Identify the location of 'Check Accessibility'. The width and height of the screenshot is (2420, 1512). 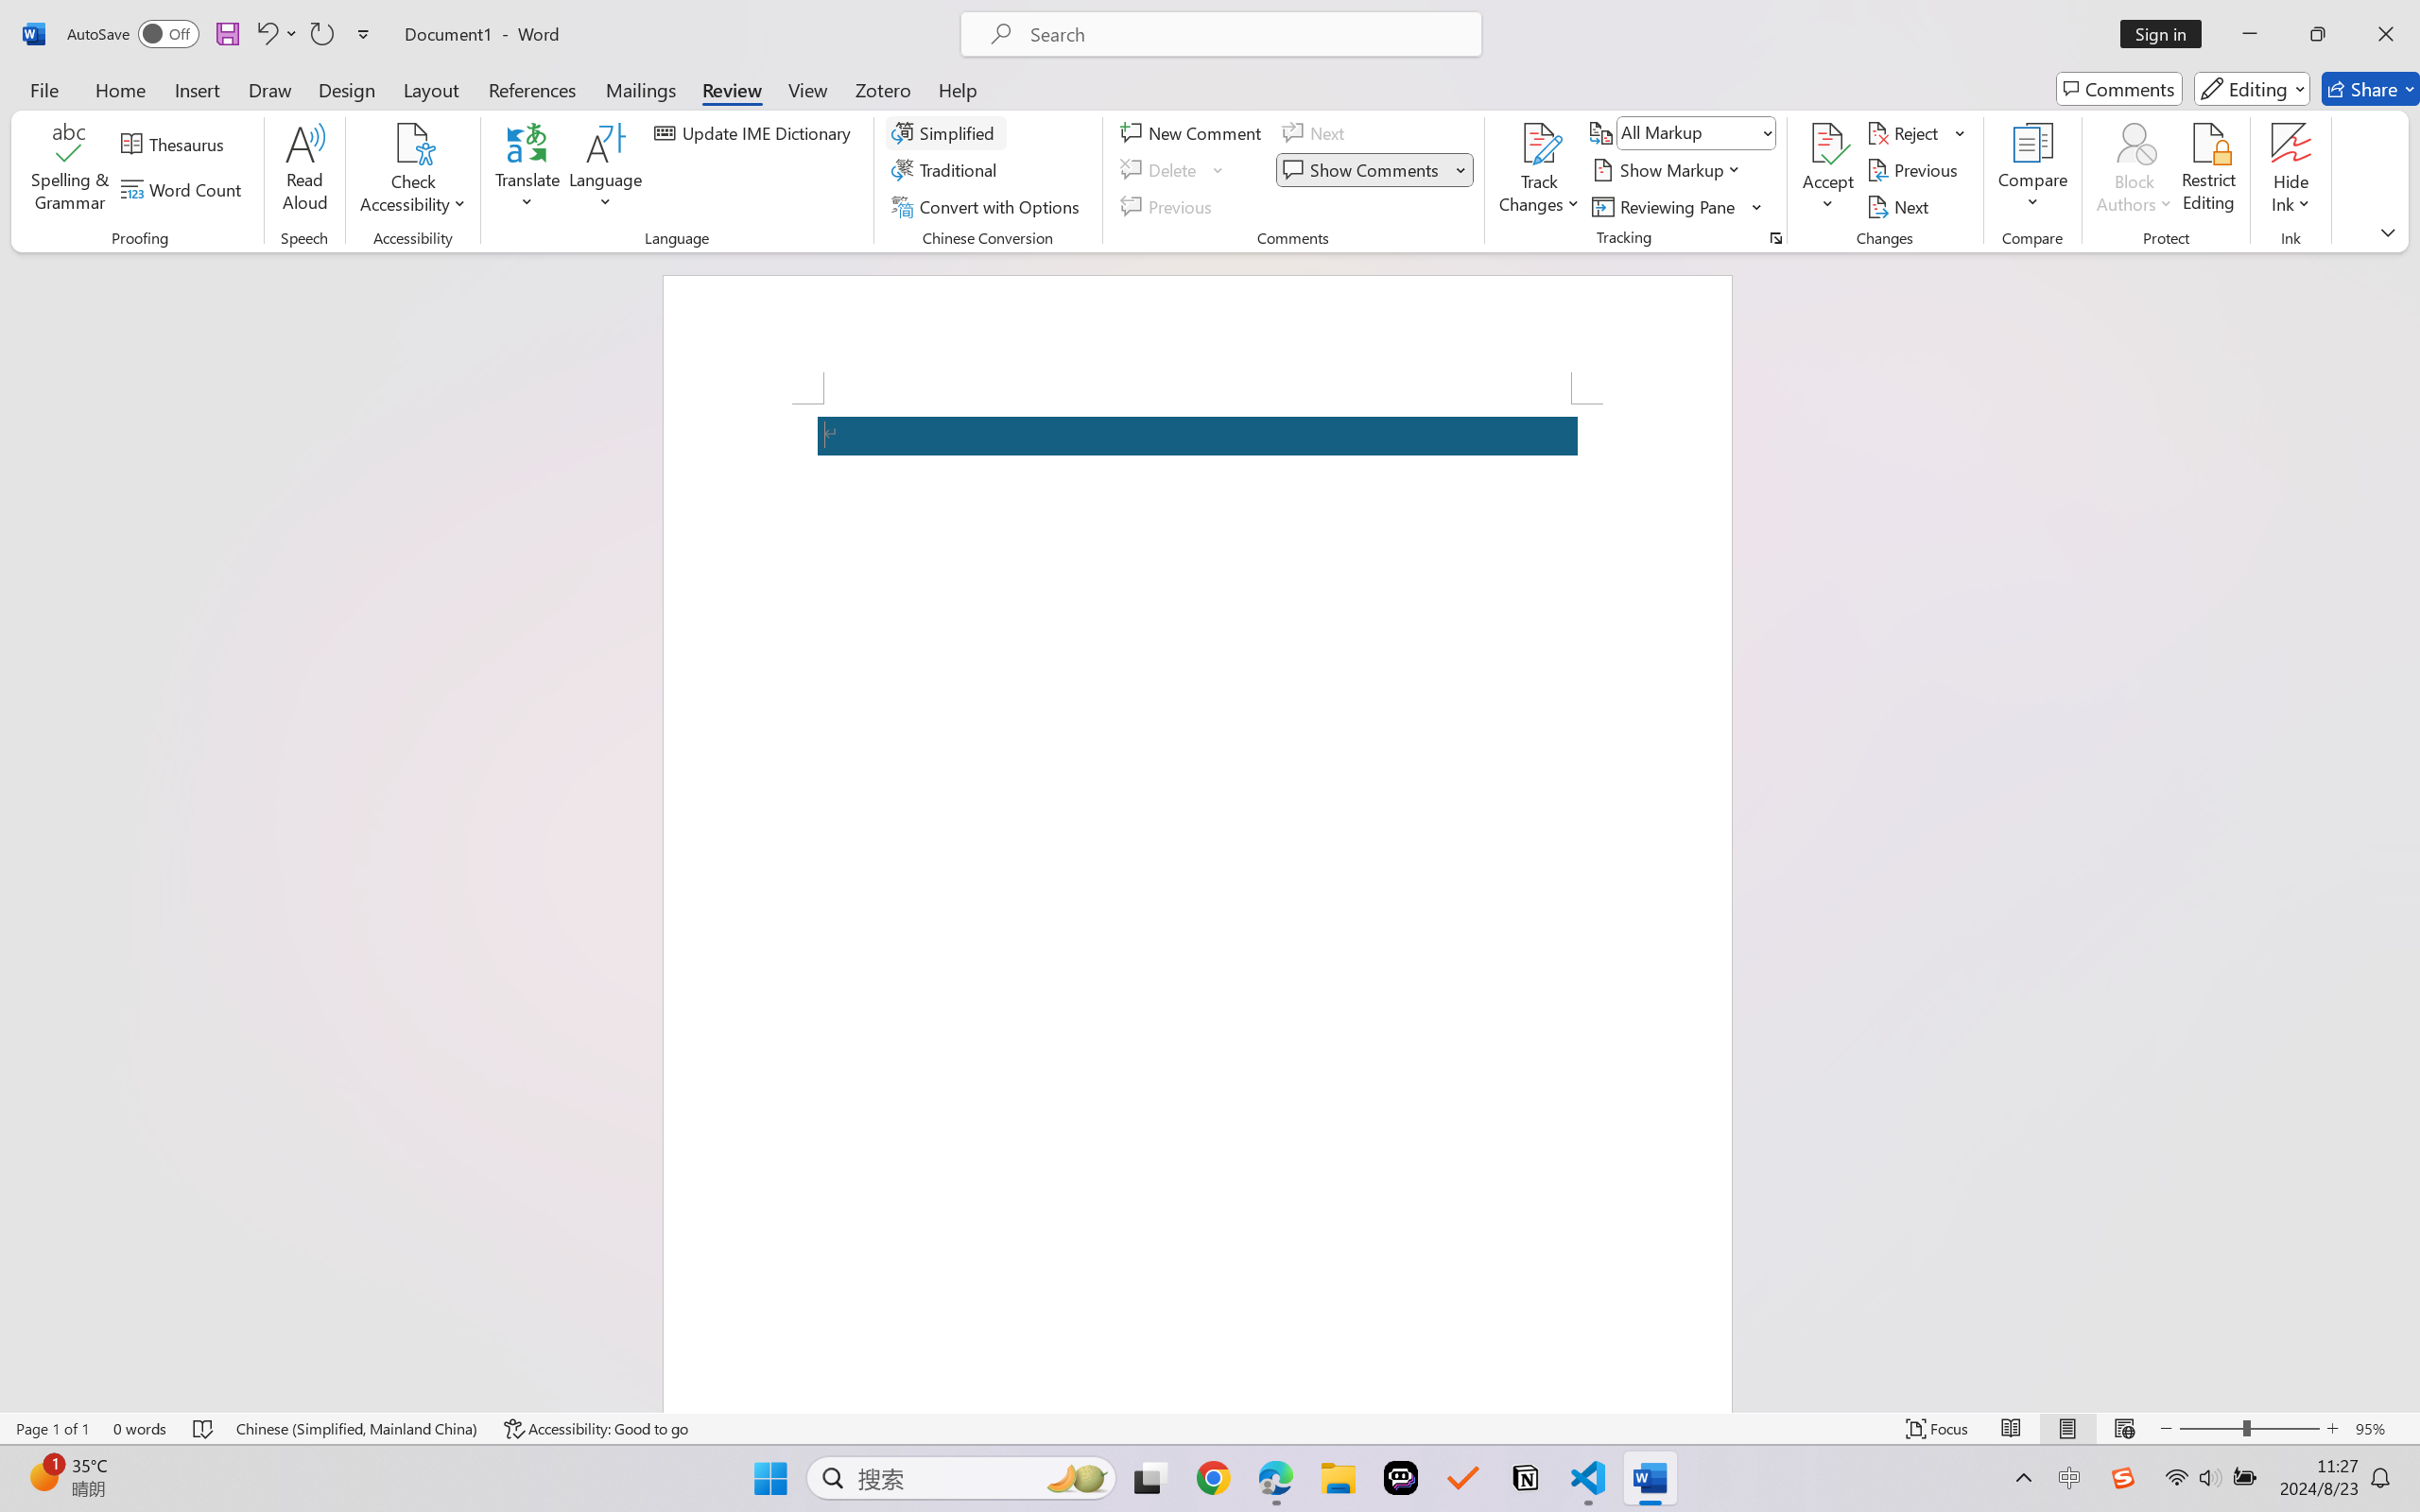
(412, 143).